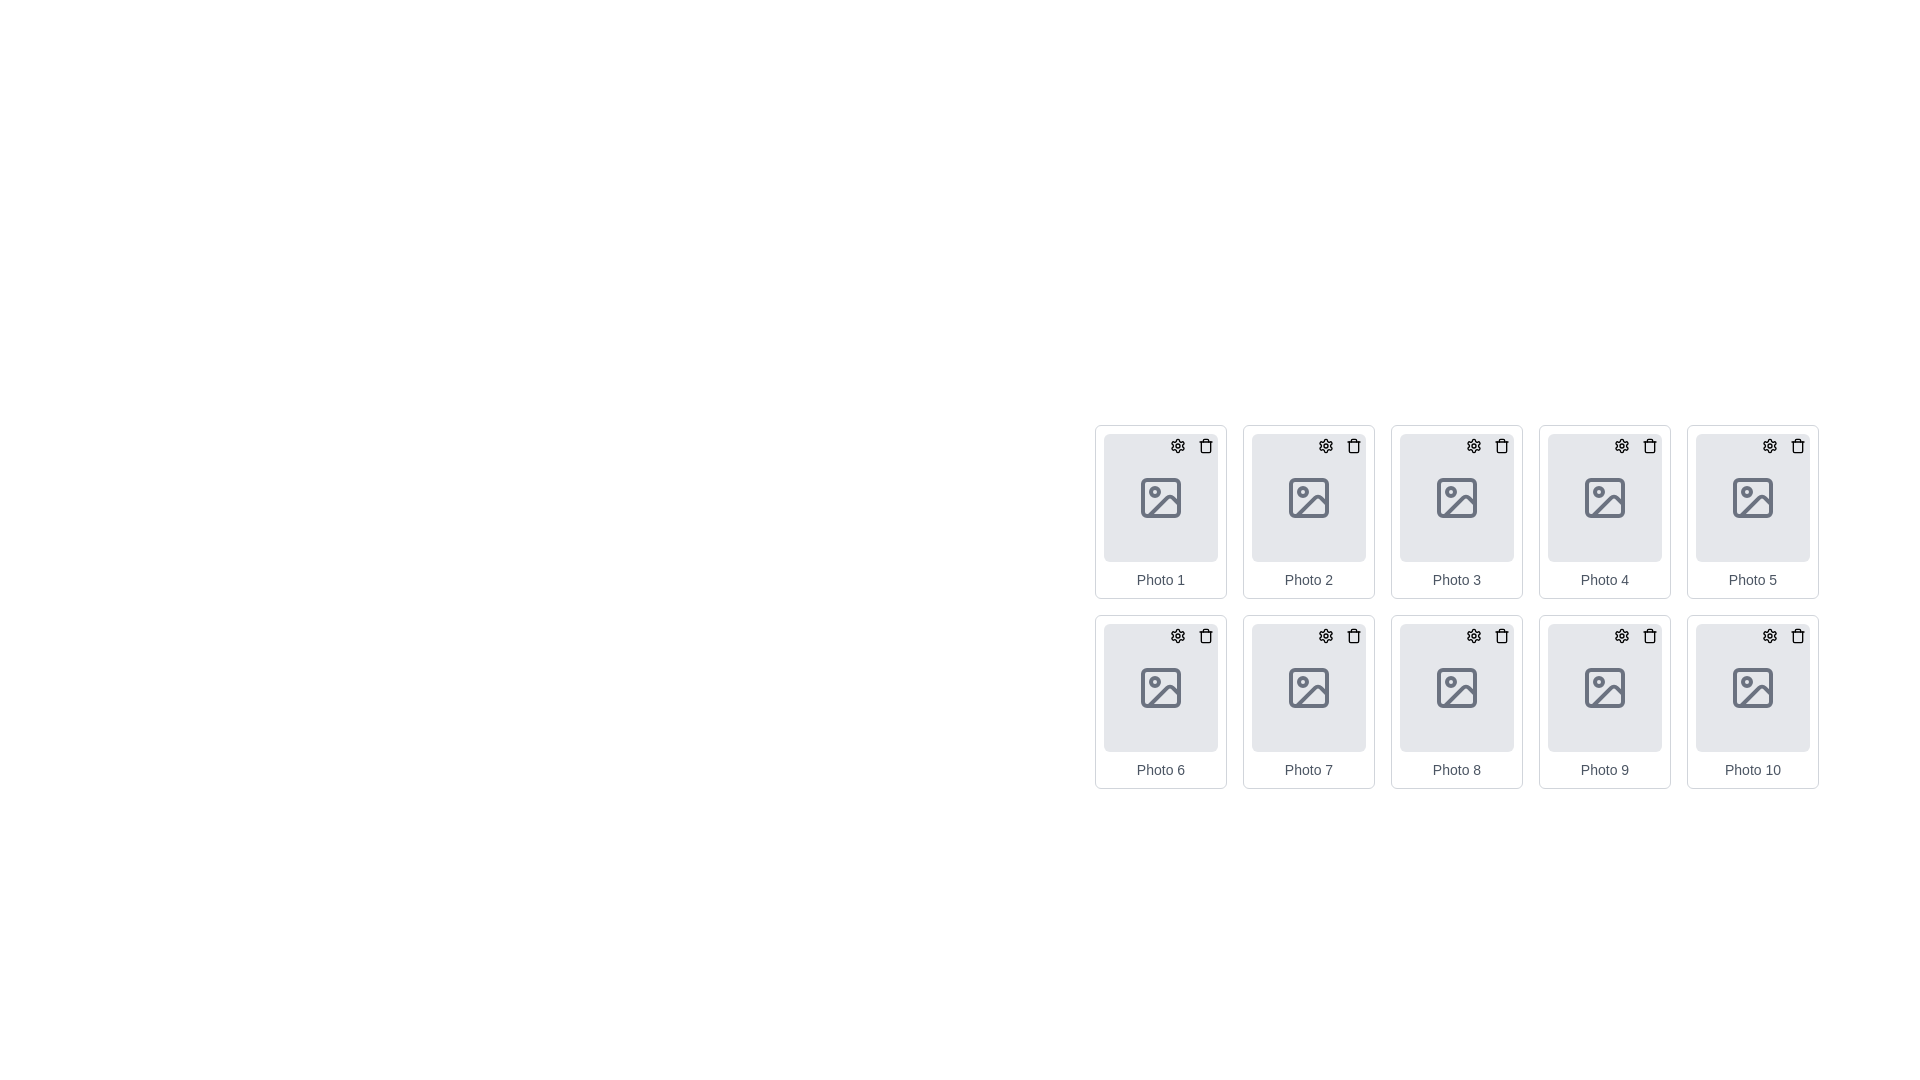 The height and width of the screenshot is (1080, 1920). I want to click on the Card component with the label 'Photo 10' located at the bottom-right corner of the grid to initiate hover effects, so click(1751, 701).